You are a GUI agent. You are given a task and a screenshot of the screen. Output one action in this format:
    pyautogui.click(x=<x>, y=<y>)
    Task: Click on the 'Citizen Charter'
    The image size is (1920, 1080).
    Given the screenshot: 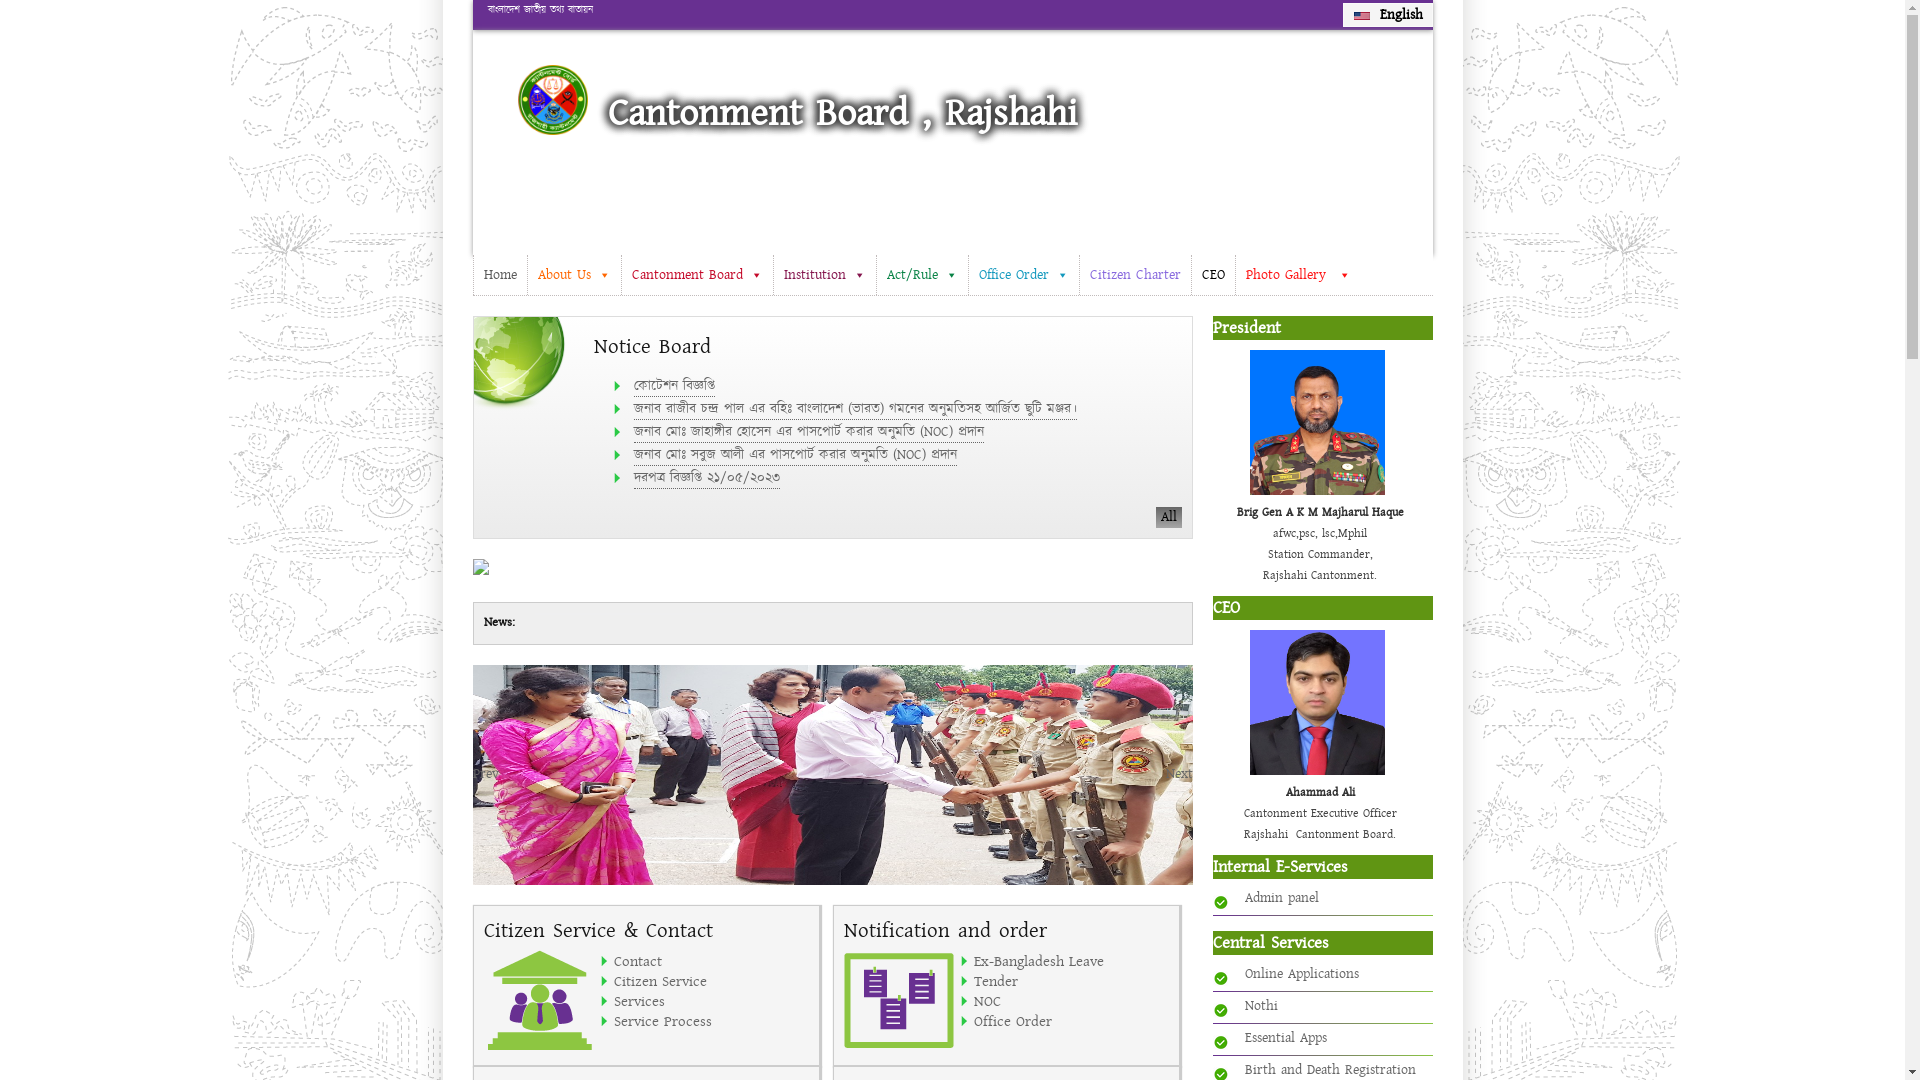 What is the action you would take?
    pyautogui.click(x=1133, y=274)
    